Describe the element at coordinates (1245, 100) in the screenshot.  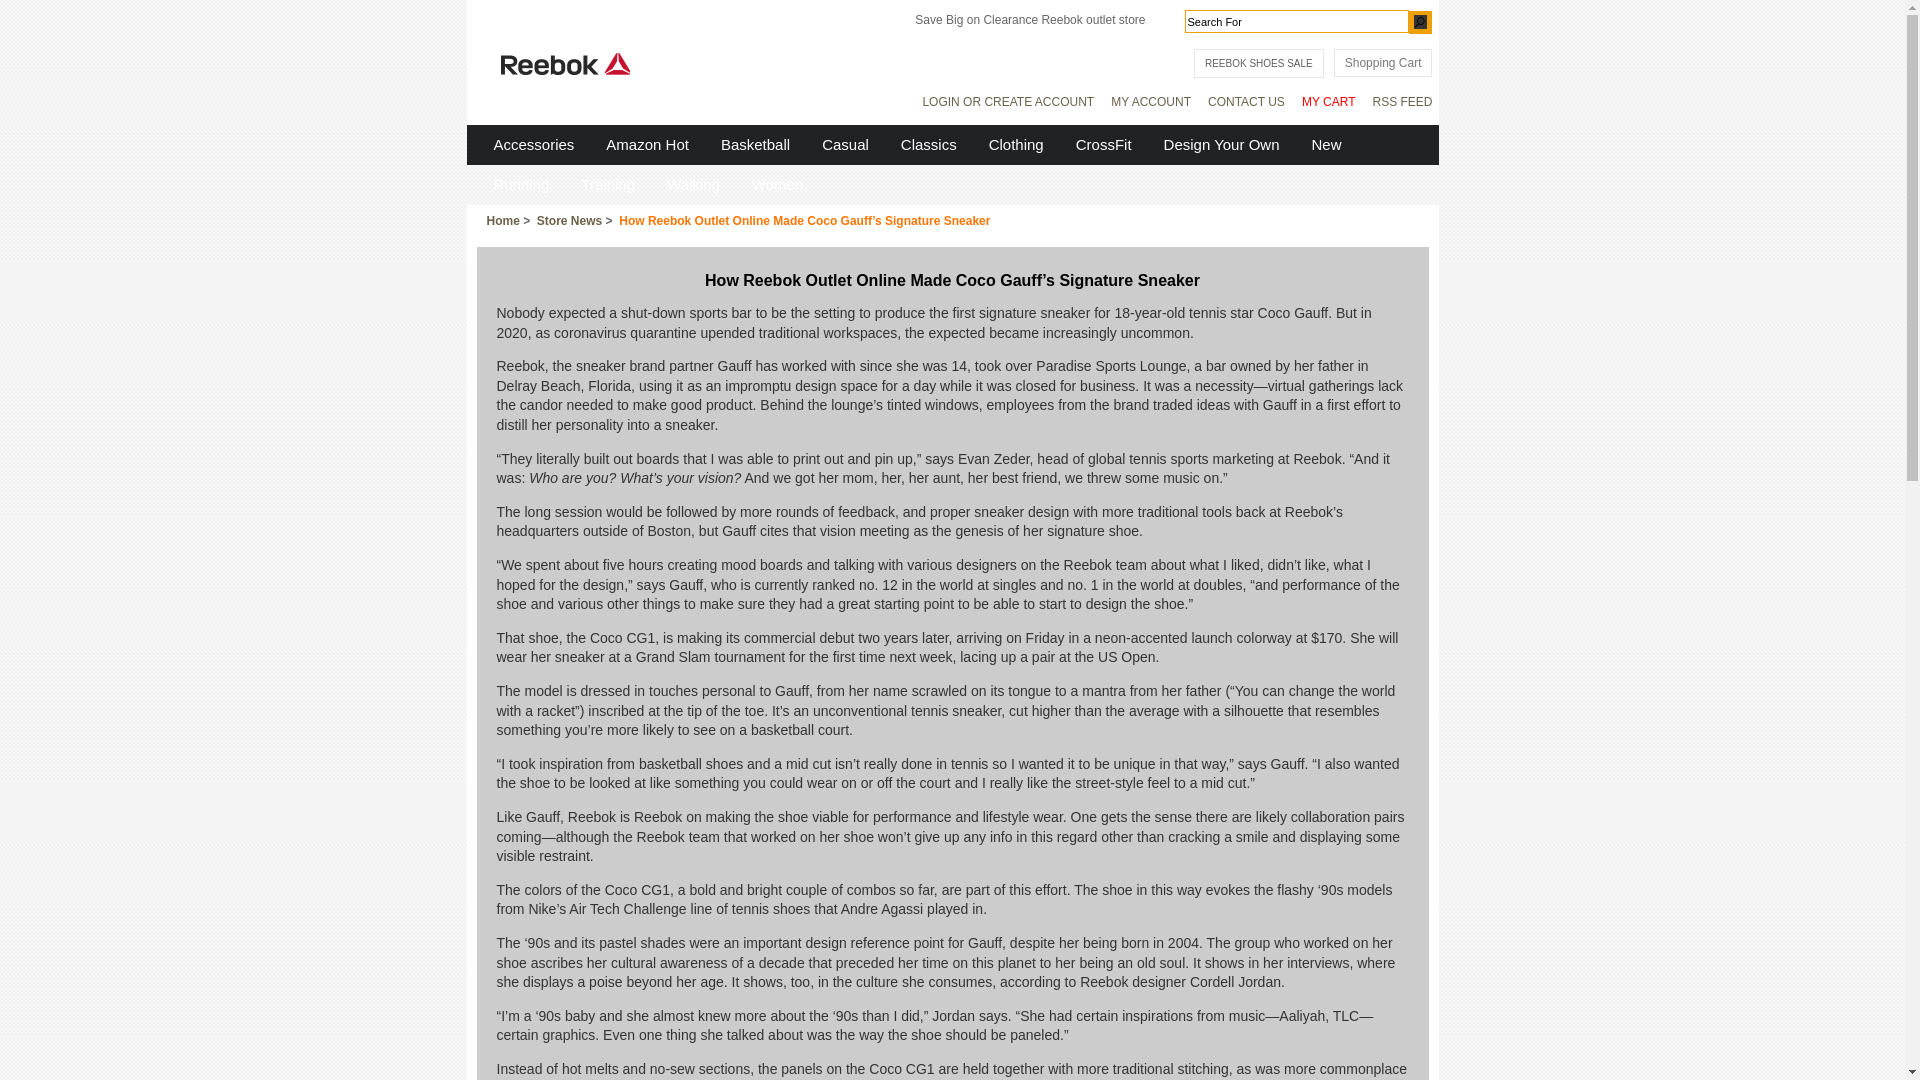
I see `'CONTACT US'` at that location.